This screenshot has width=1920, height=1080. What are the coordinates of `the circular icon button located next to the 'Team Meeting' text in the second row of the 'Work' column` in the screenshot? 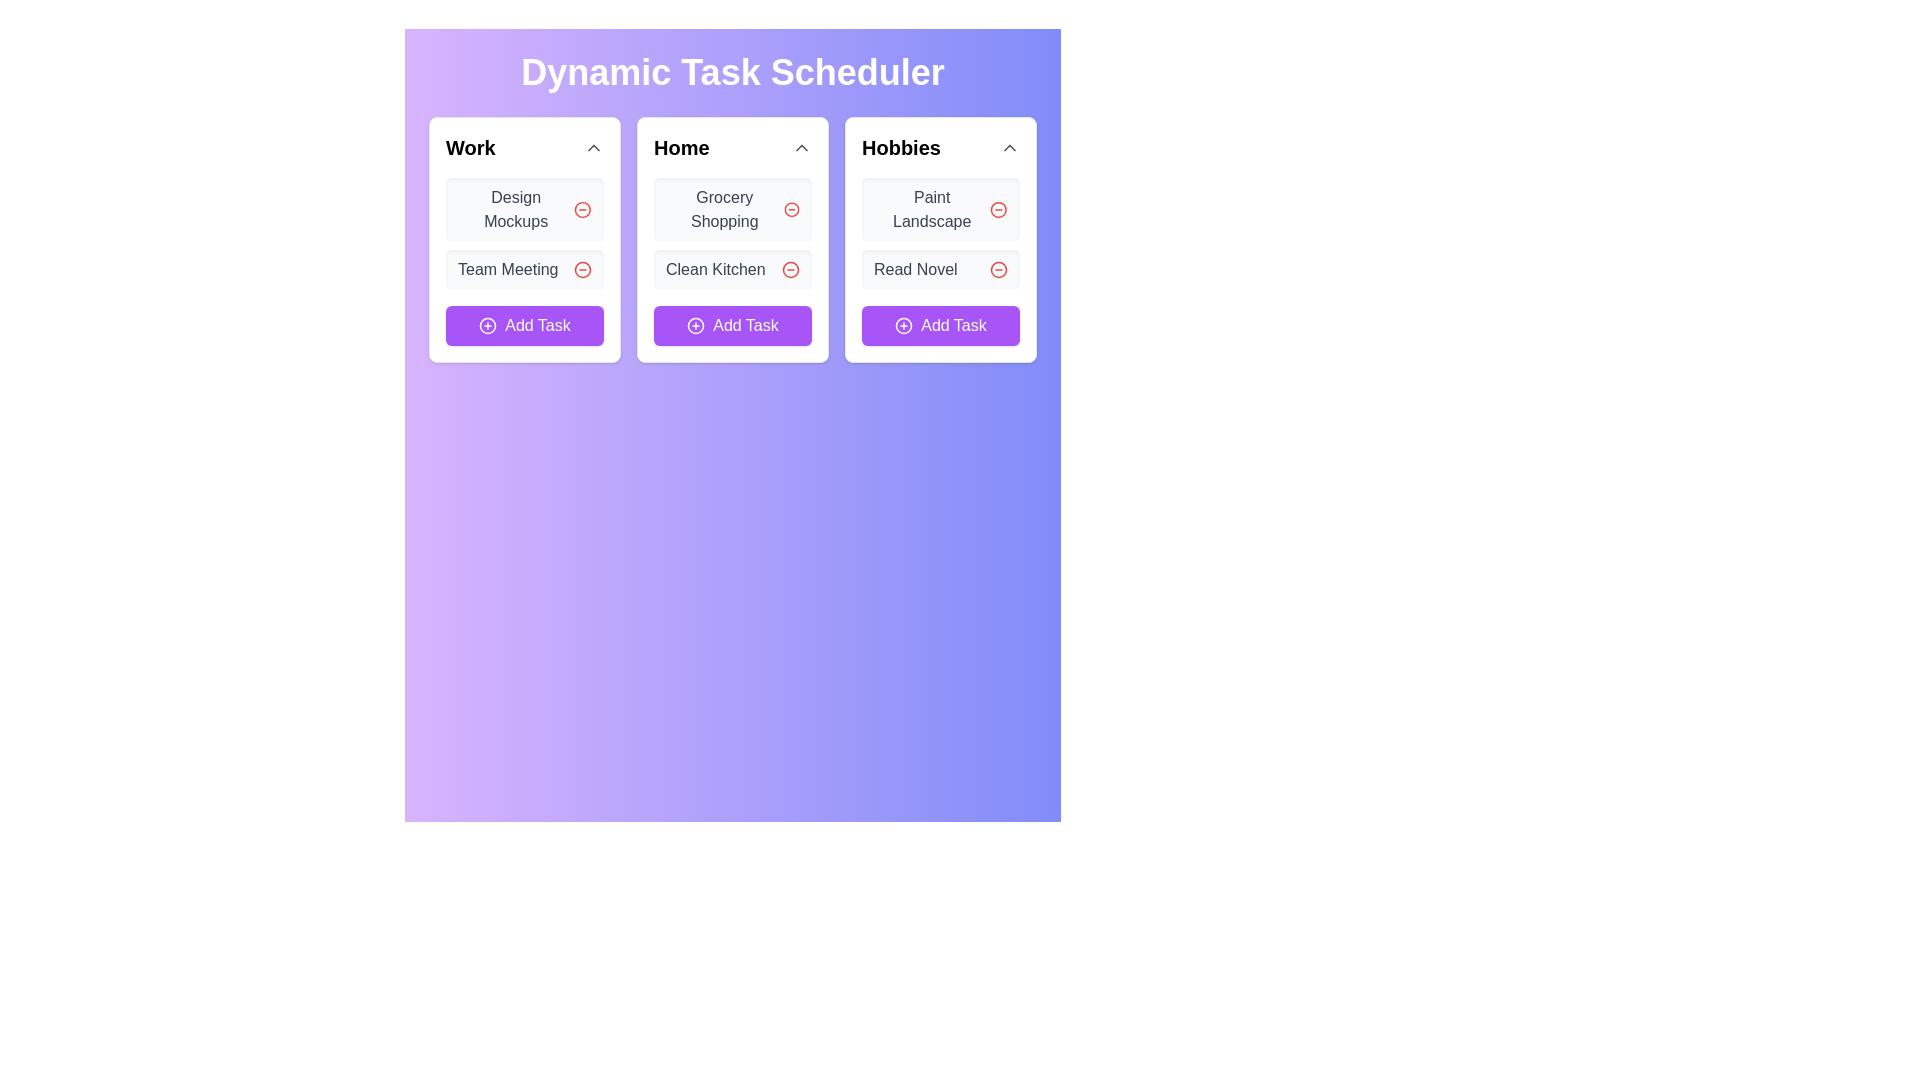 It's located at (581, 270).